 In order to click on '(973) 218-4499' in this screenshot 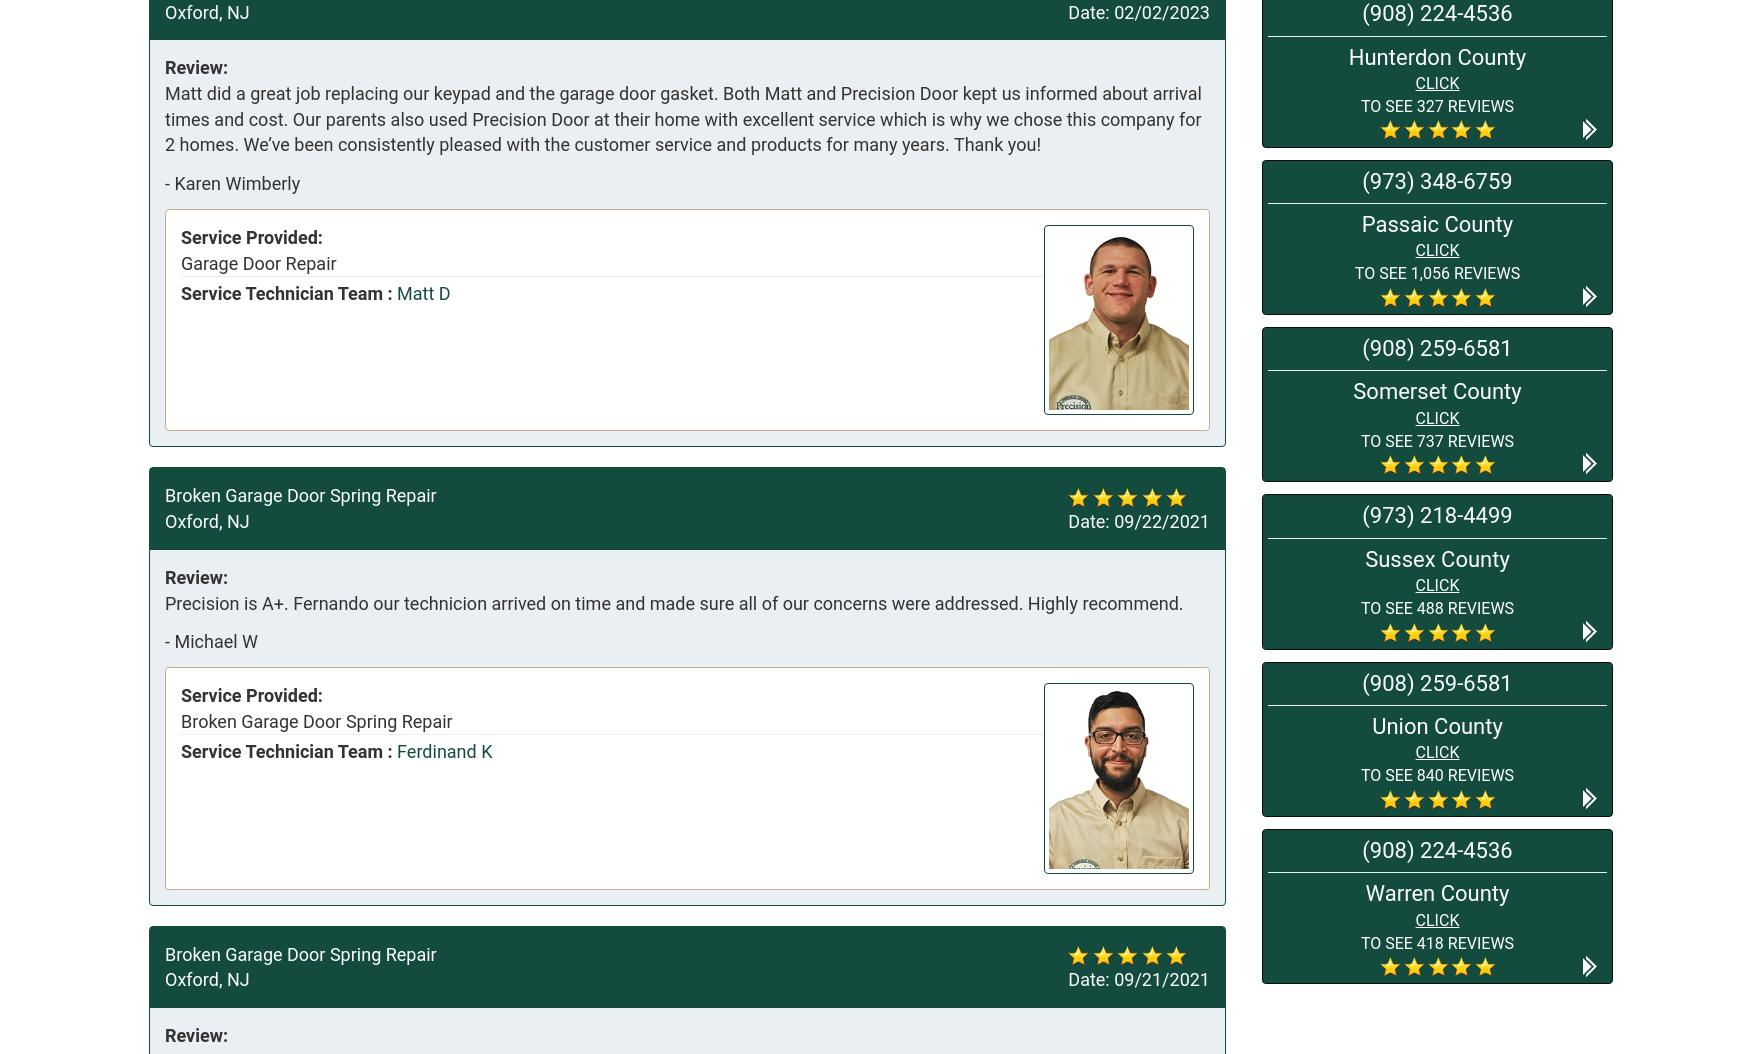, I will do `click(1362, 514)`.